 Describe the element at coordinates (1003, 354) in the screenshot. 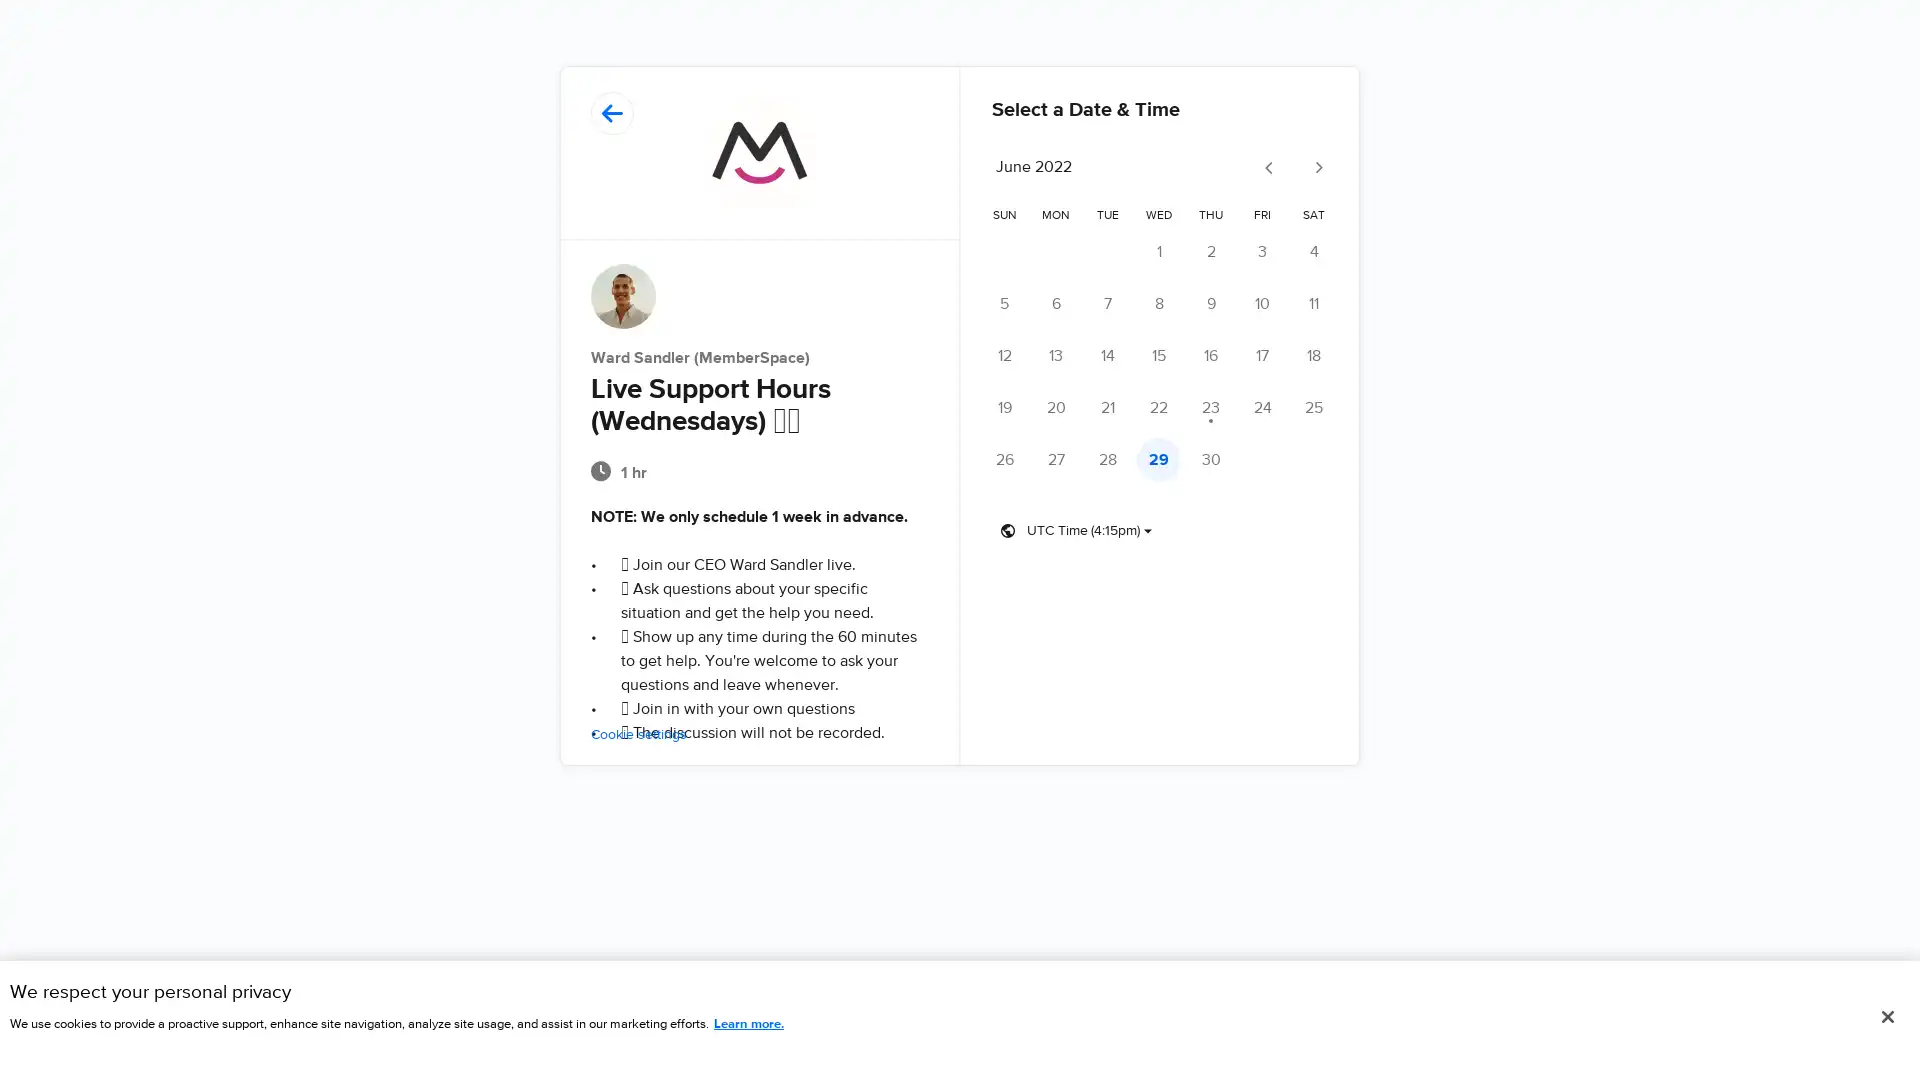

I see `Sunday, June 12 - No times available` at that location.